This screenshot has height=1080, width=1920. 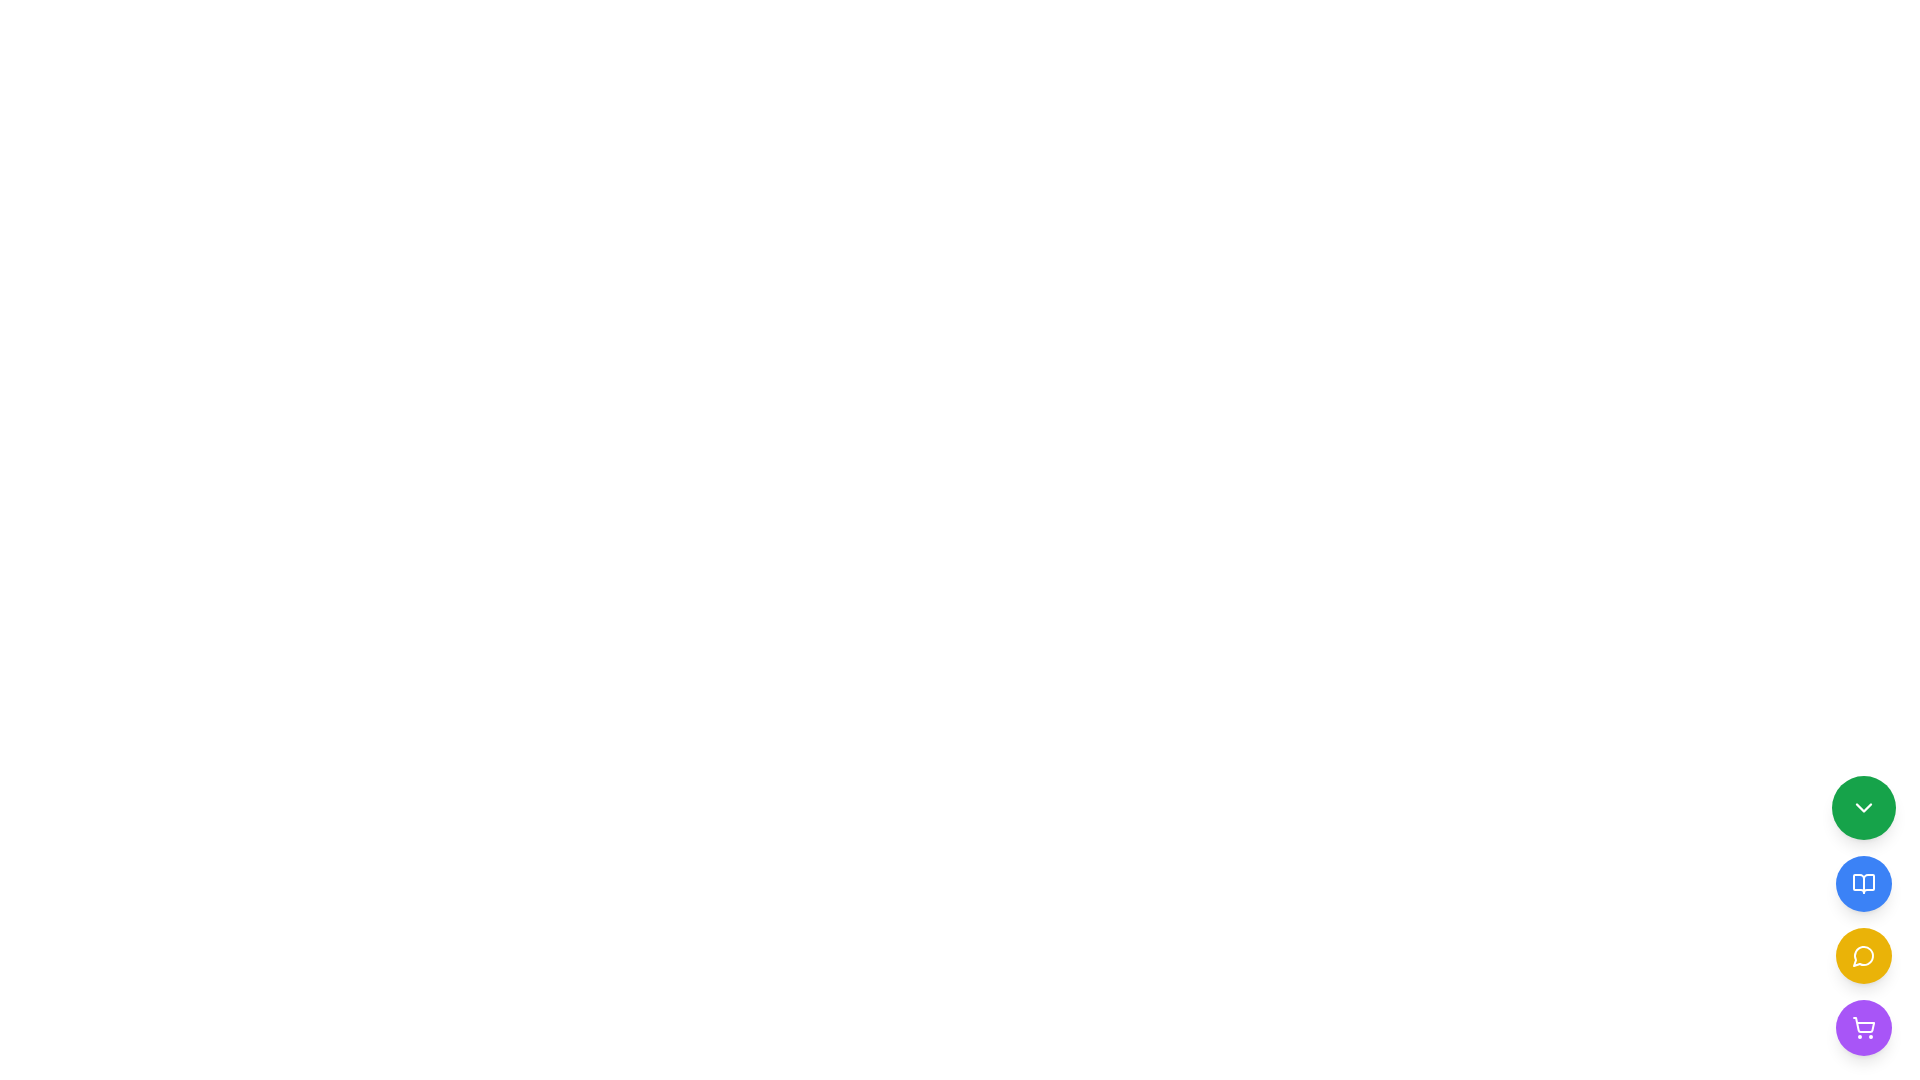 I want to click on the circular green button with a white downward chevron icon, so click(x=1862, y=806).